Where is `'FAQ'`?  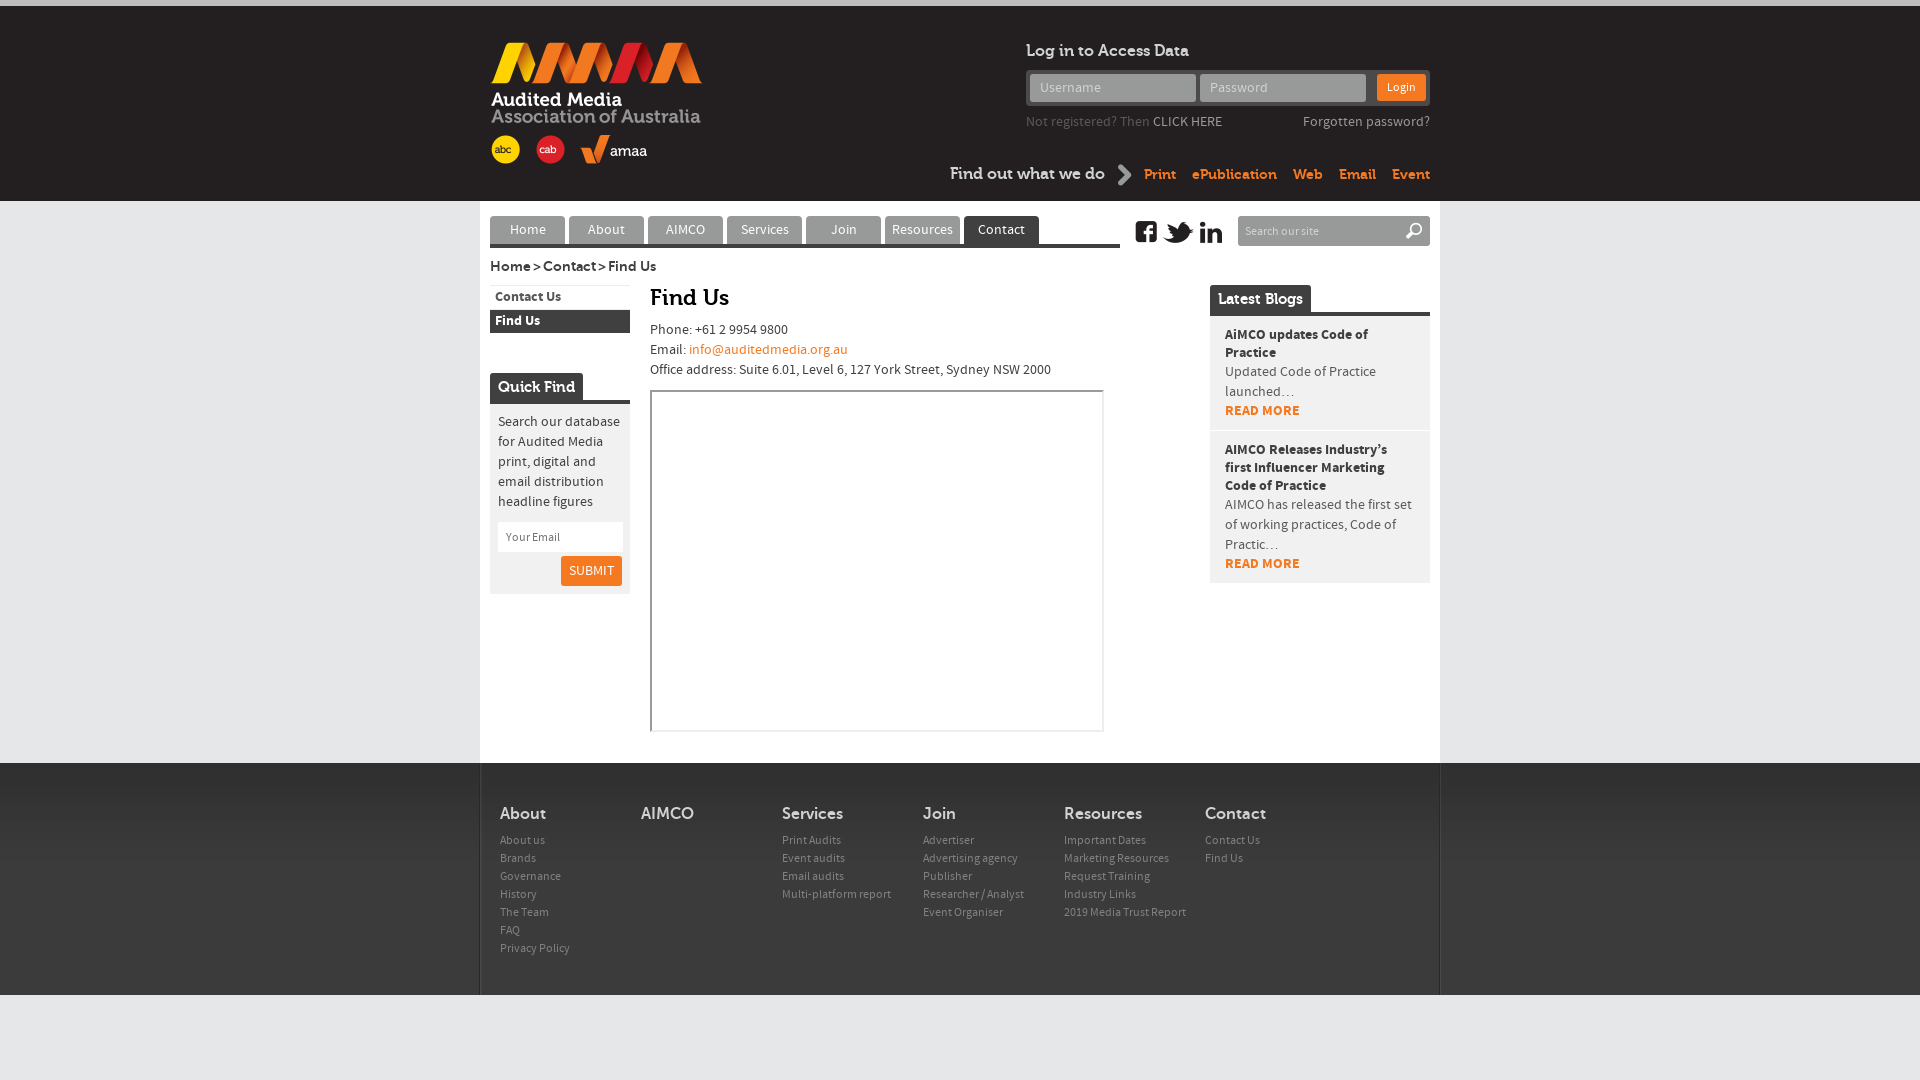 'FAQ' is located at coordinates (499, 930).